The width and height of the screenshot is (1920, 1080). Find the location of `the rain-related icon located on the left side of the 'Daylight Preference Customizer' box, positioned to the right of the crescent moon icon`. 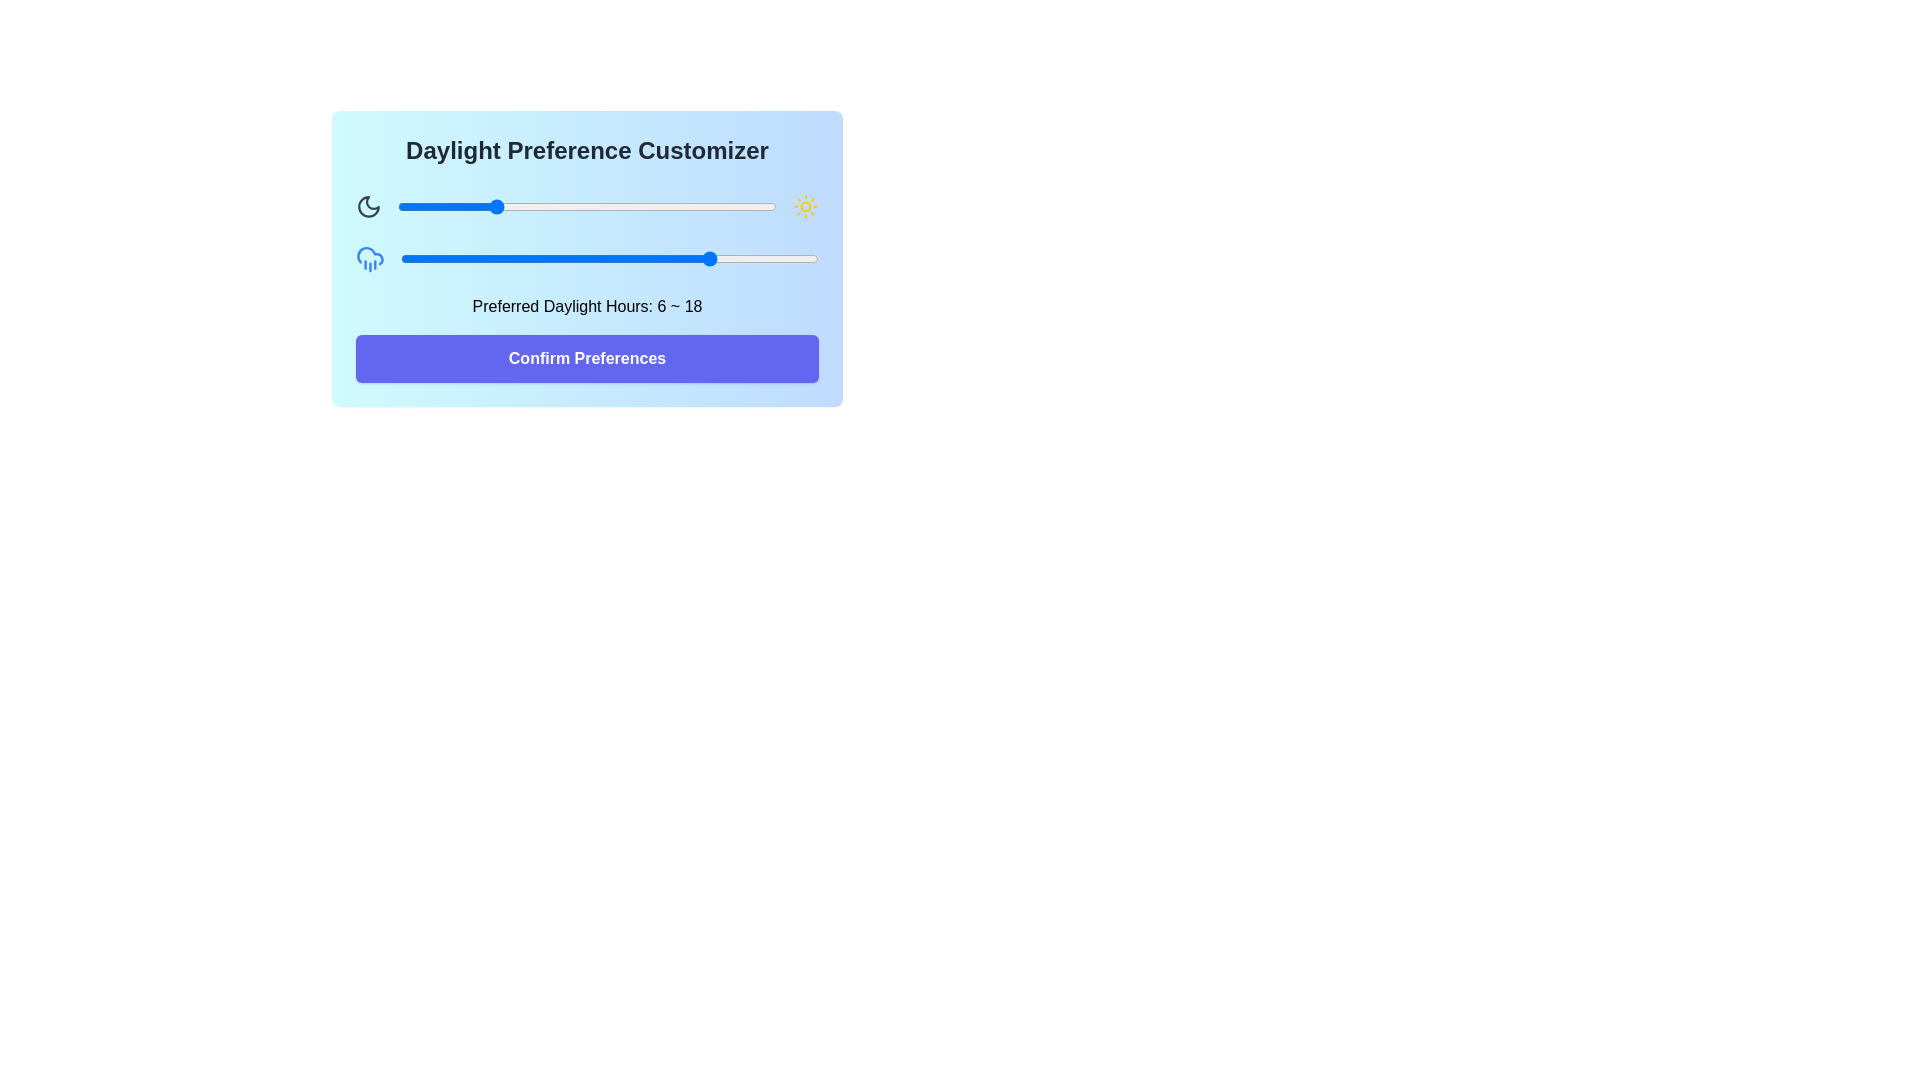

the rain-related icon located on the left side of the 'Daylight Preference Customizer' box, positioned to the right of the crescent moon icon is located at coordinates (370, 257).